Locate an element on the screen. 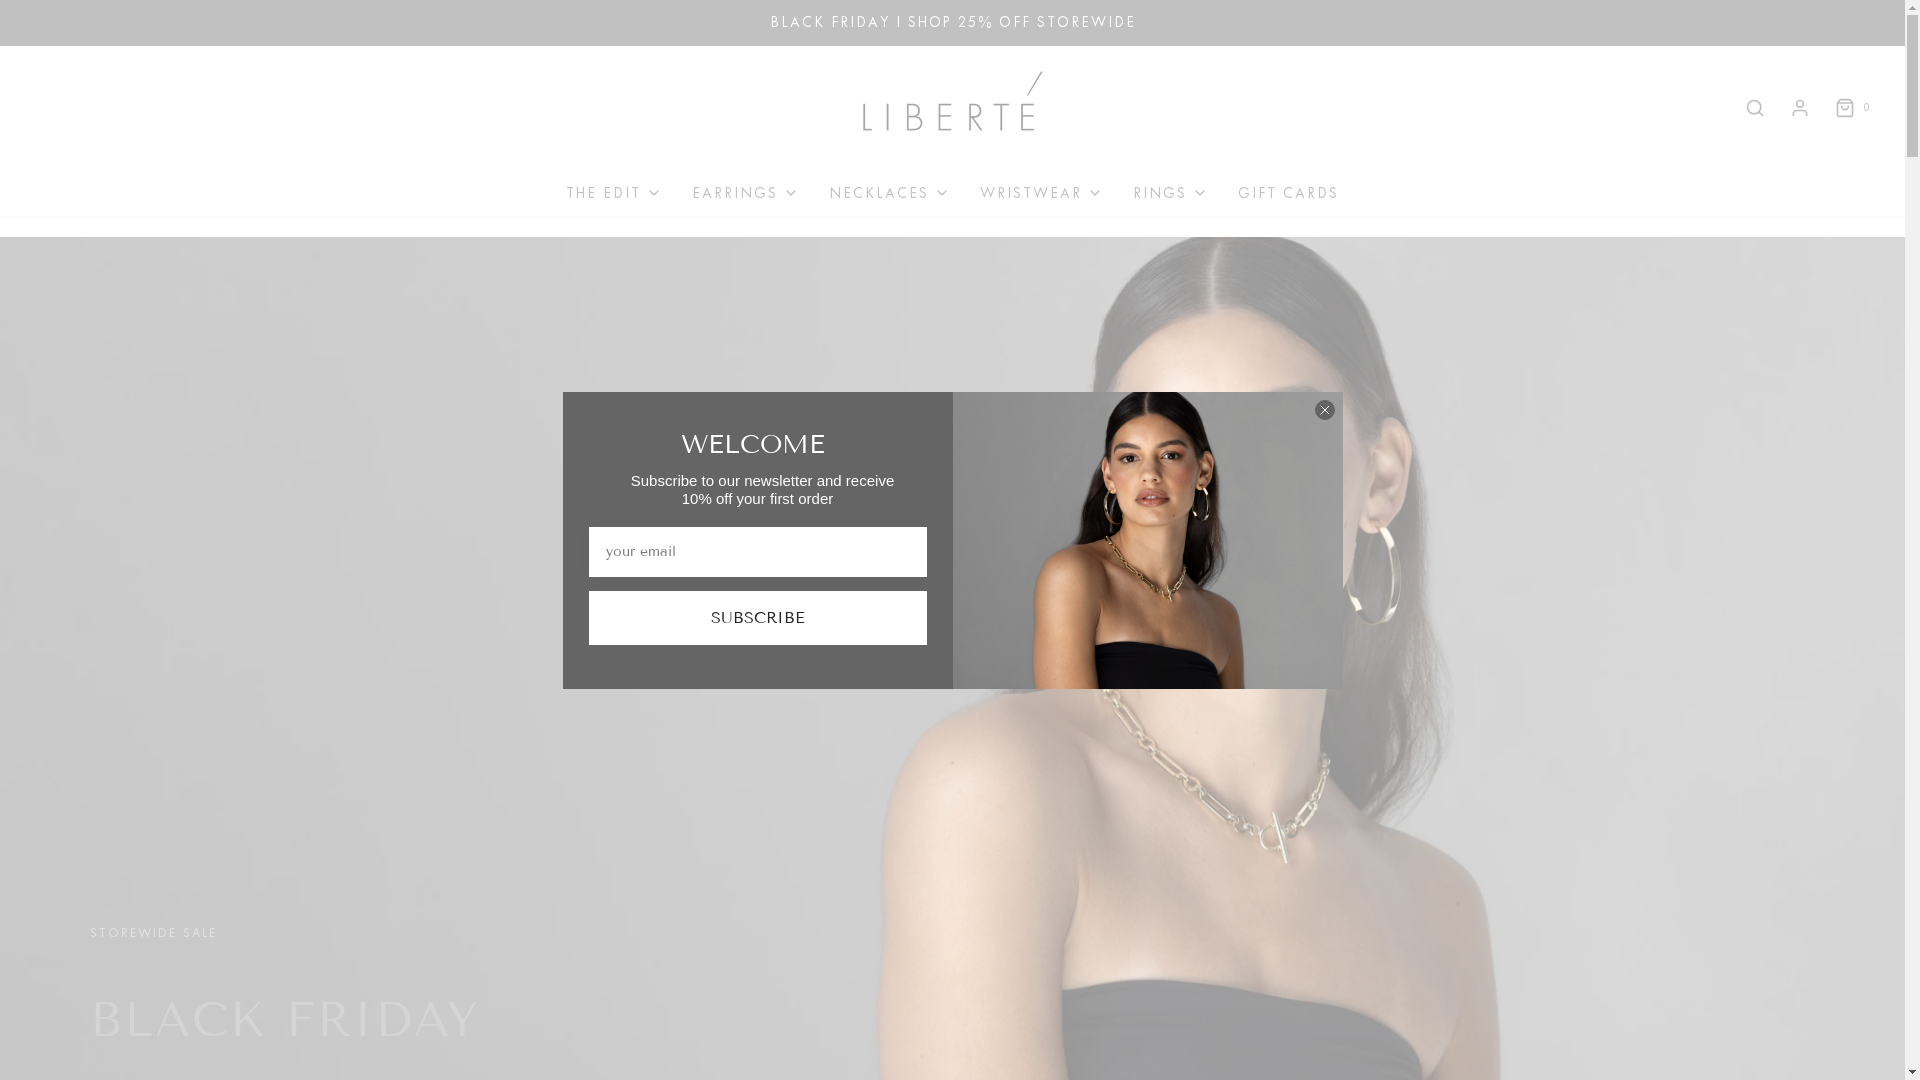 This screenshot has height=1080, width=1920. '0' is located at coordinates (1850, 108).